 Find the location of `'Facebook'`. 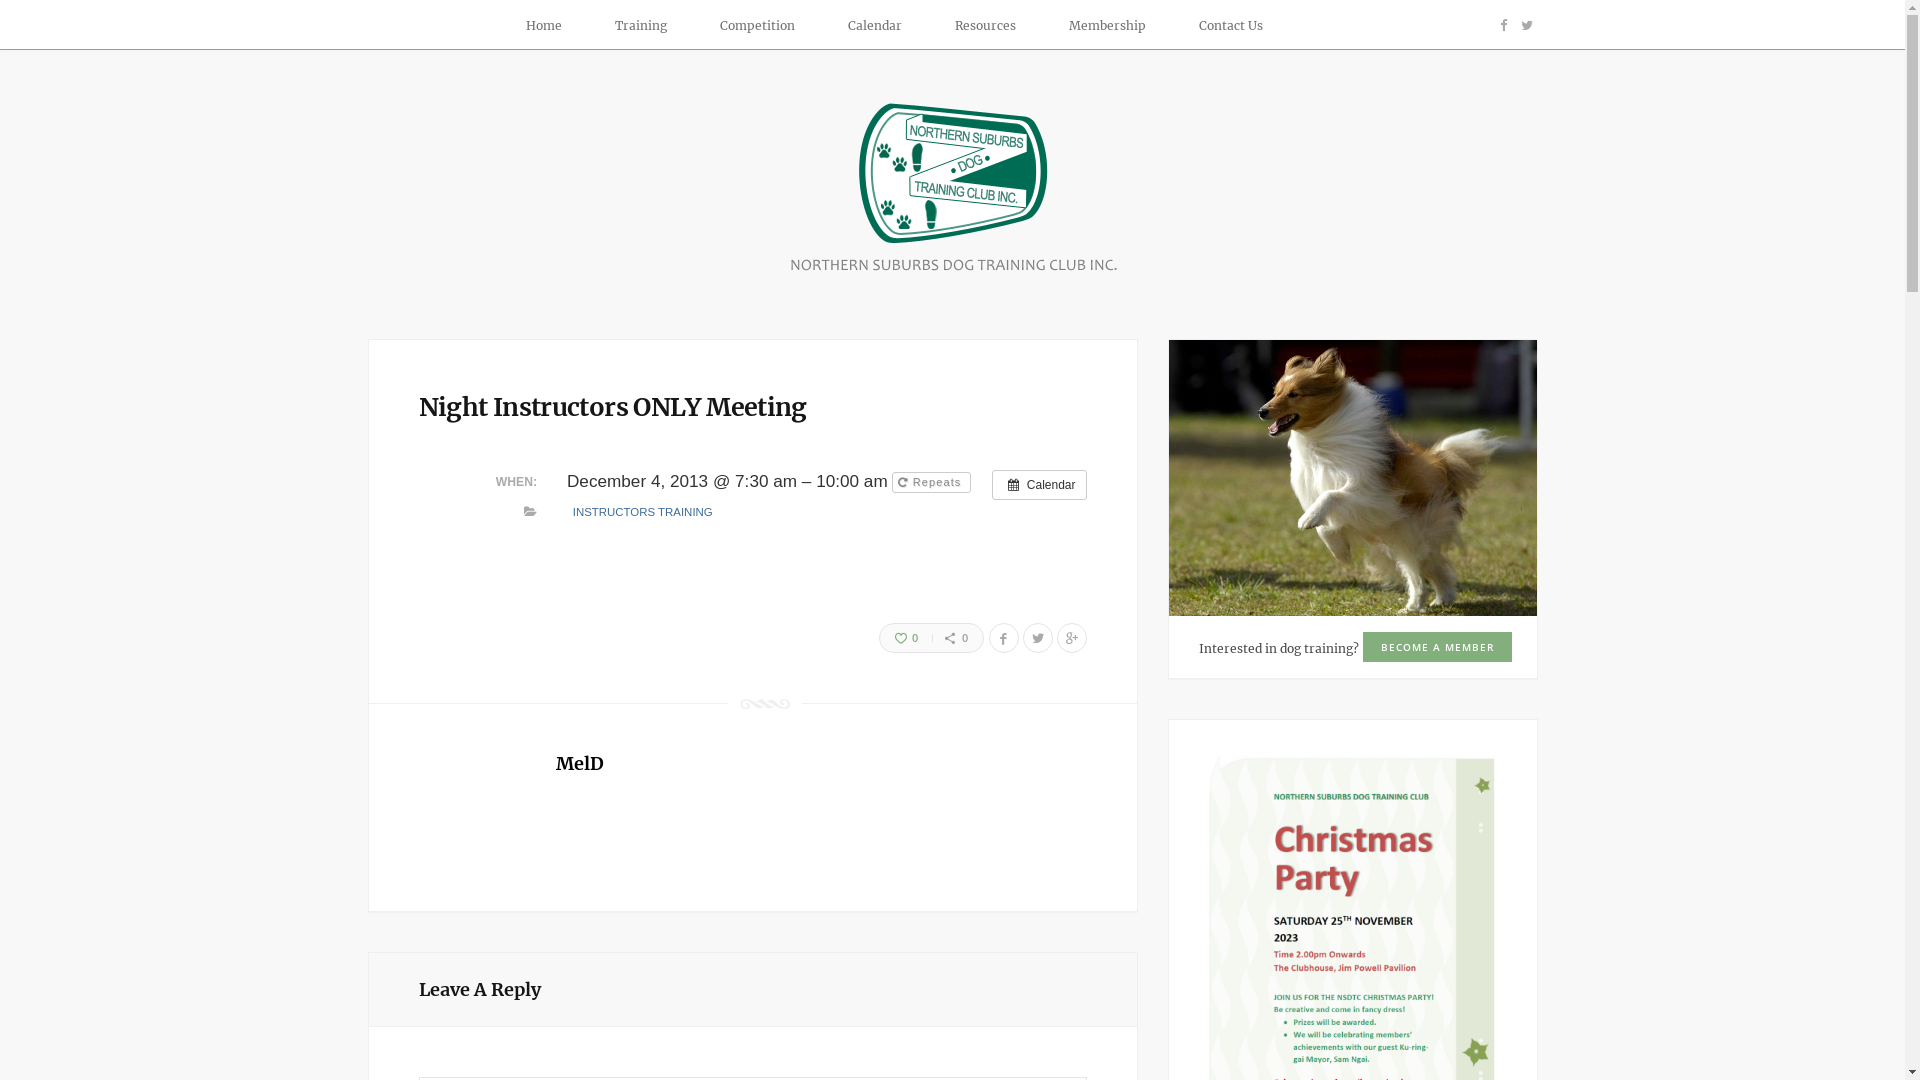

'Facebook' is located at coordinates (1502, 24).